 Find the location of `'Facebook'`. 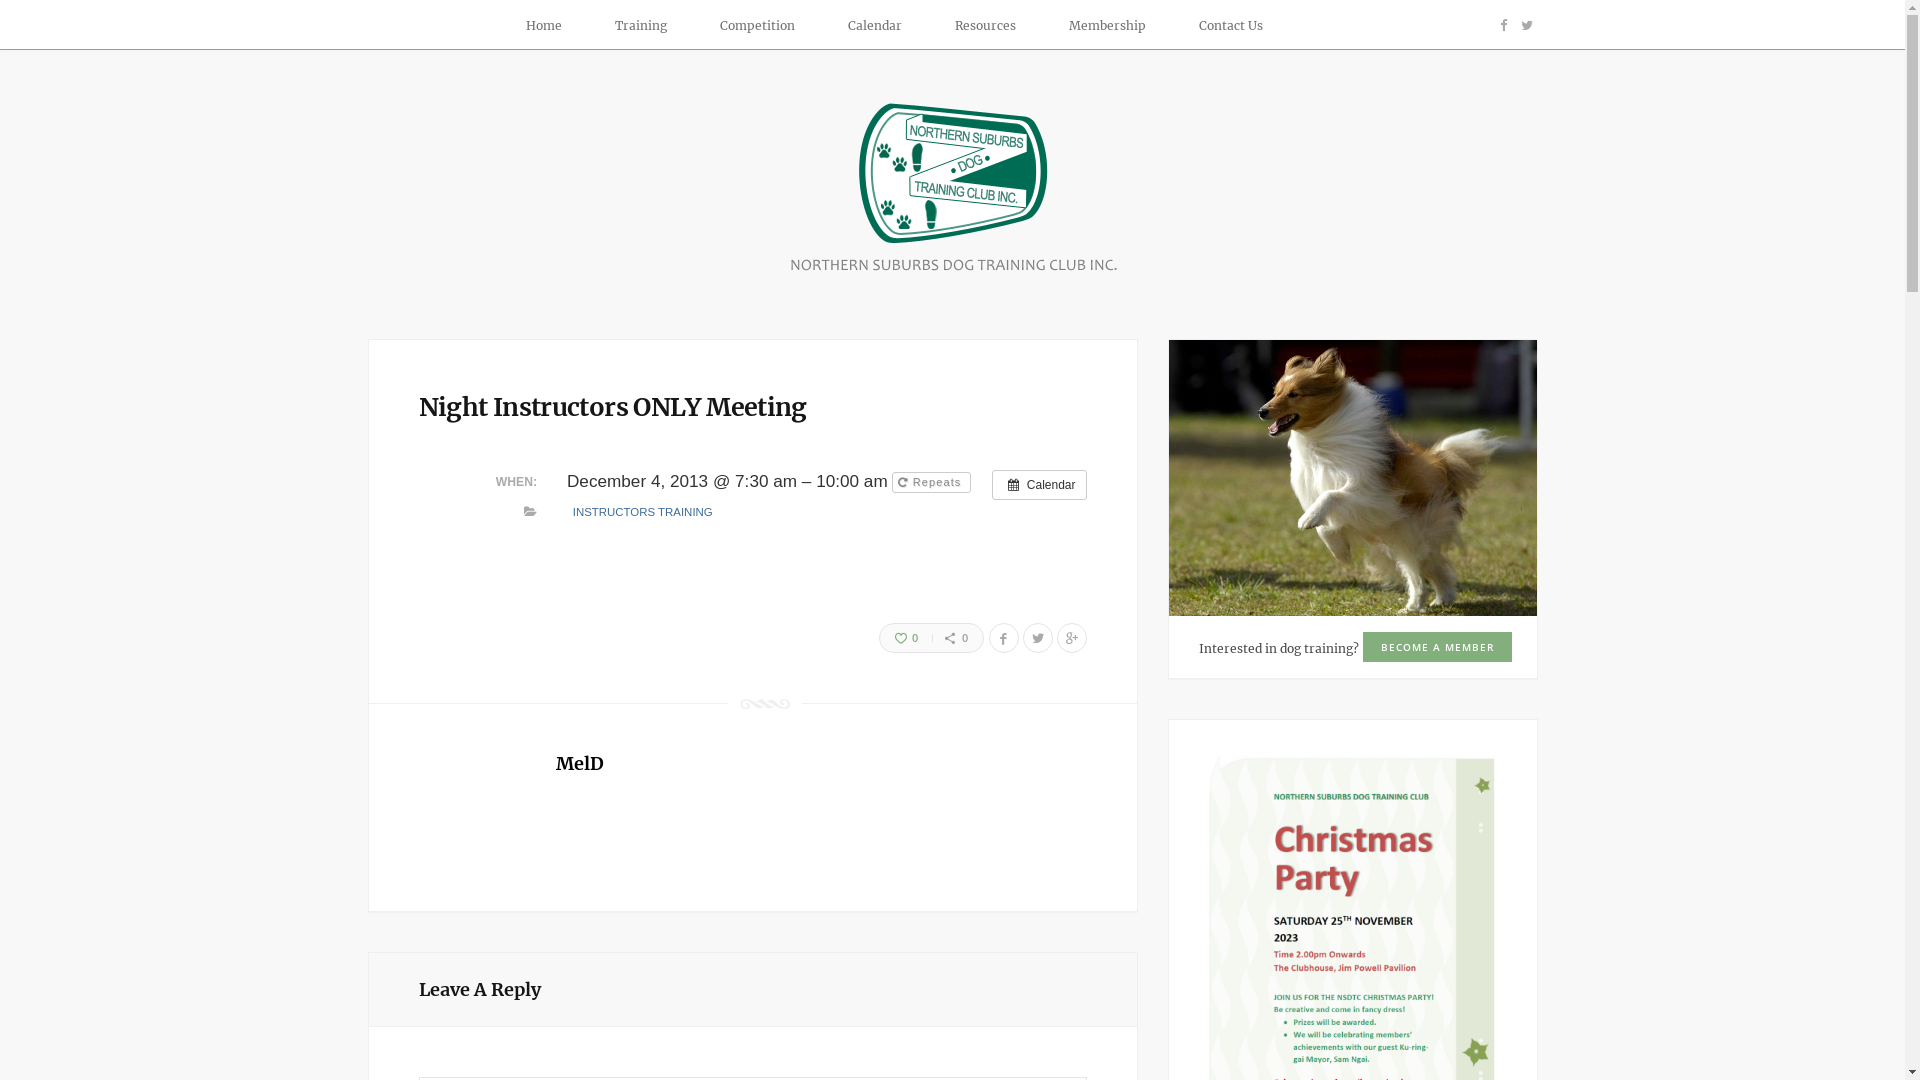

'Facebook' is located at coordinates (1502, 24).